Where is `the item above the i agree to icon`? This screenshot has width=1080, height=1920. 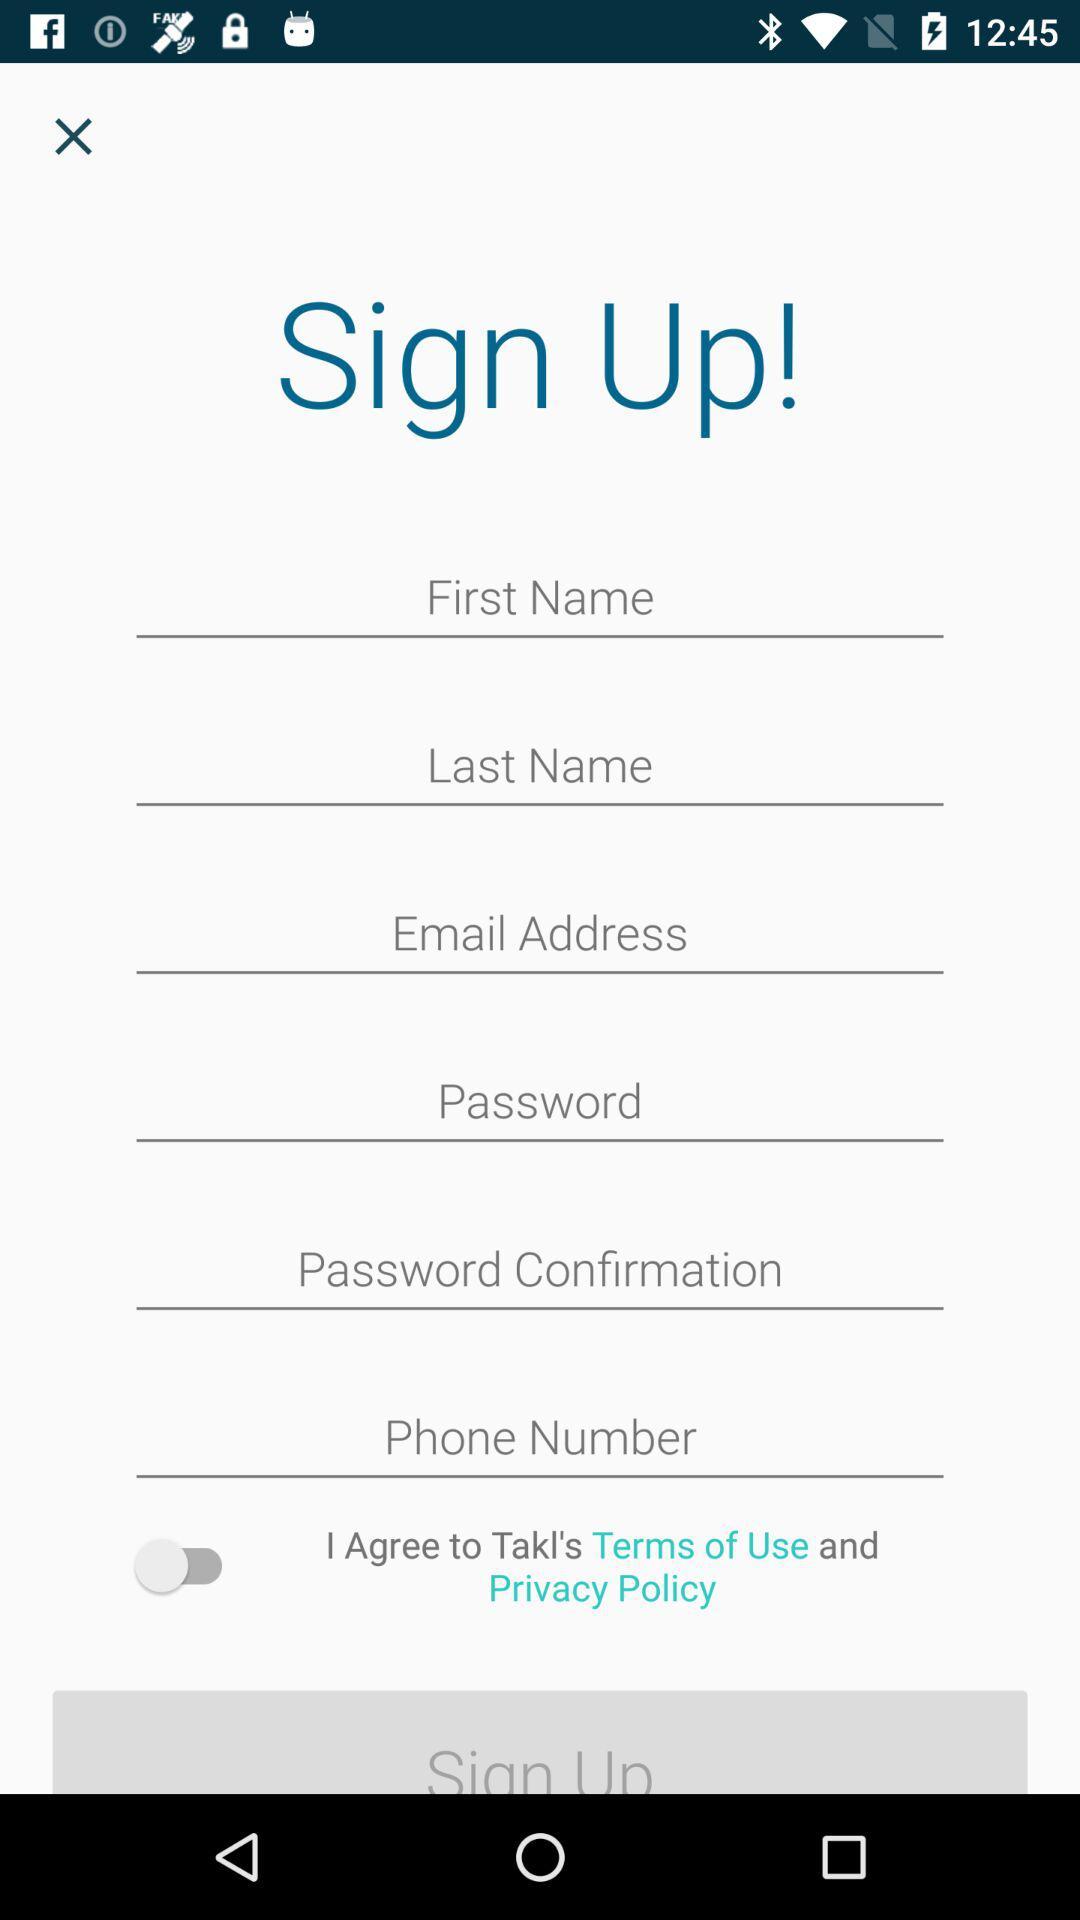
the item above the i agree to icon is located at coordinates (540, 1438).